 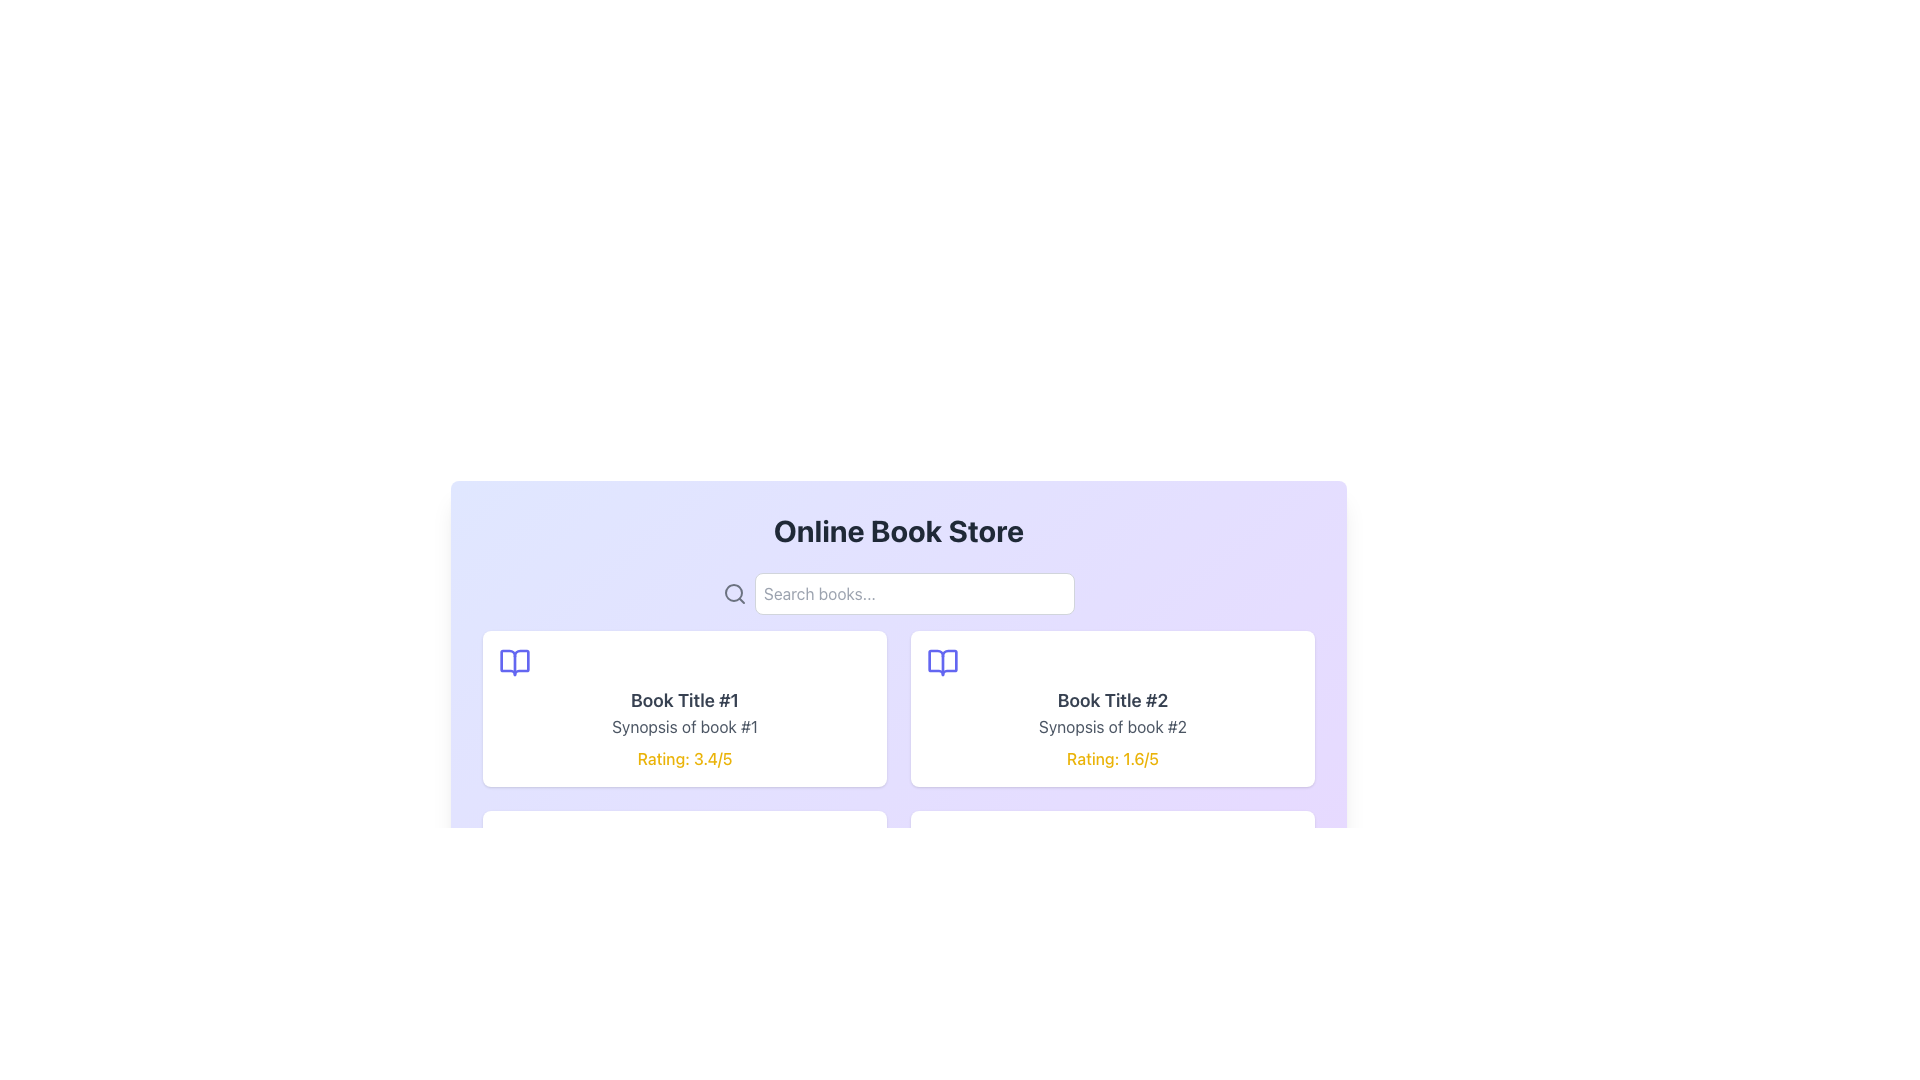 I want to click on the Text label that provides a brief description or summary of a book, located below 'Book Title #2' and above 'Rating: 1.6/5', in the right-side card of a two-card layout, so click(x=1112, y=726).